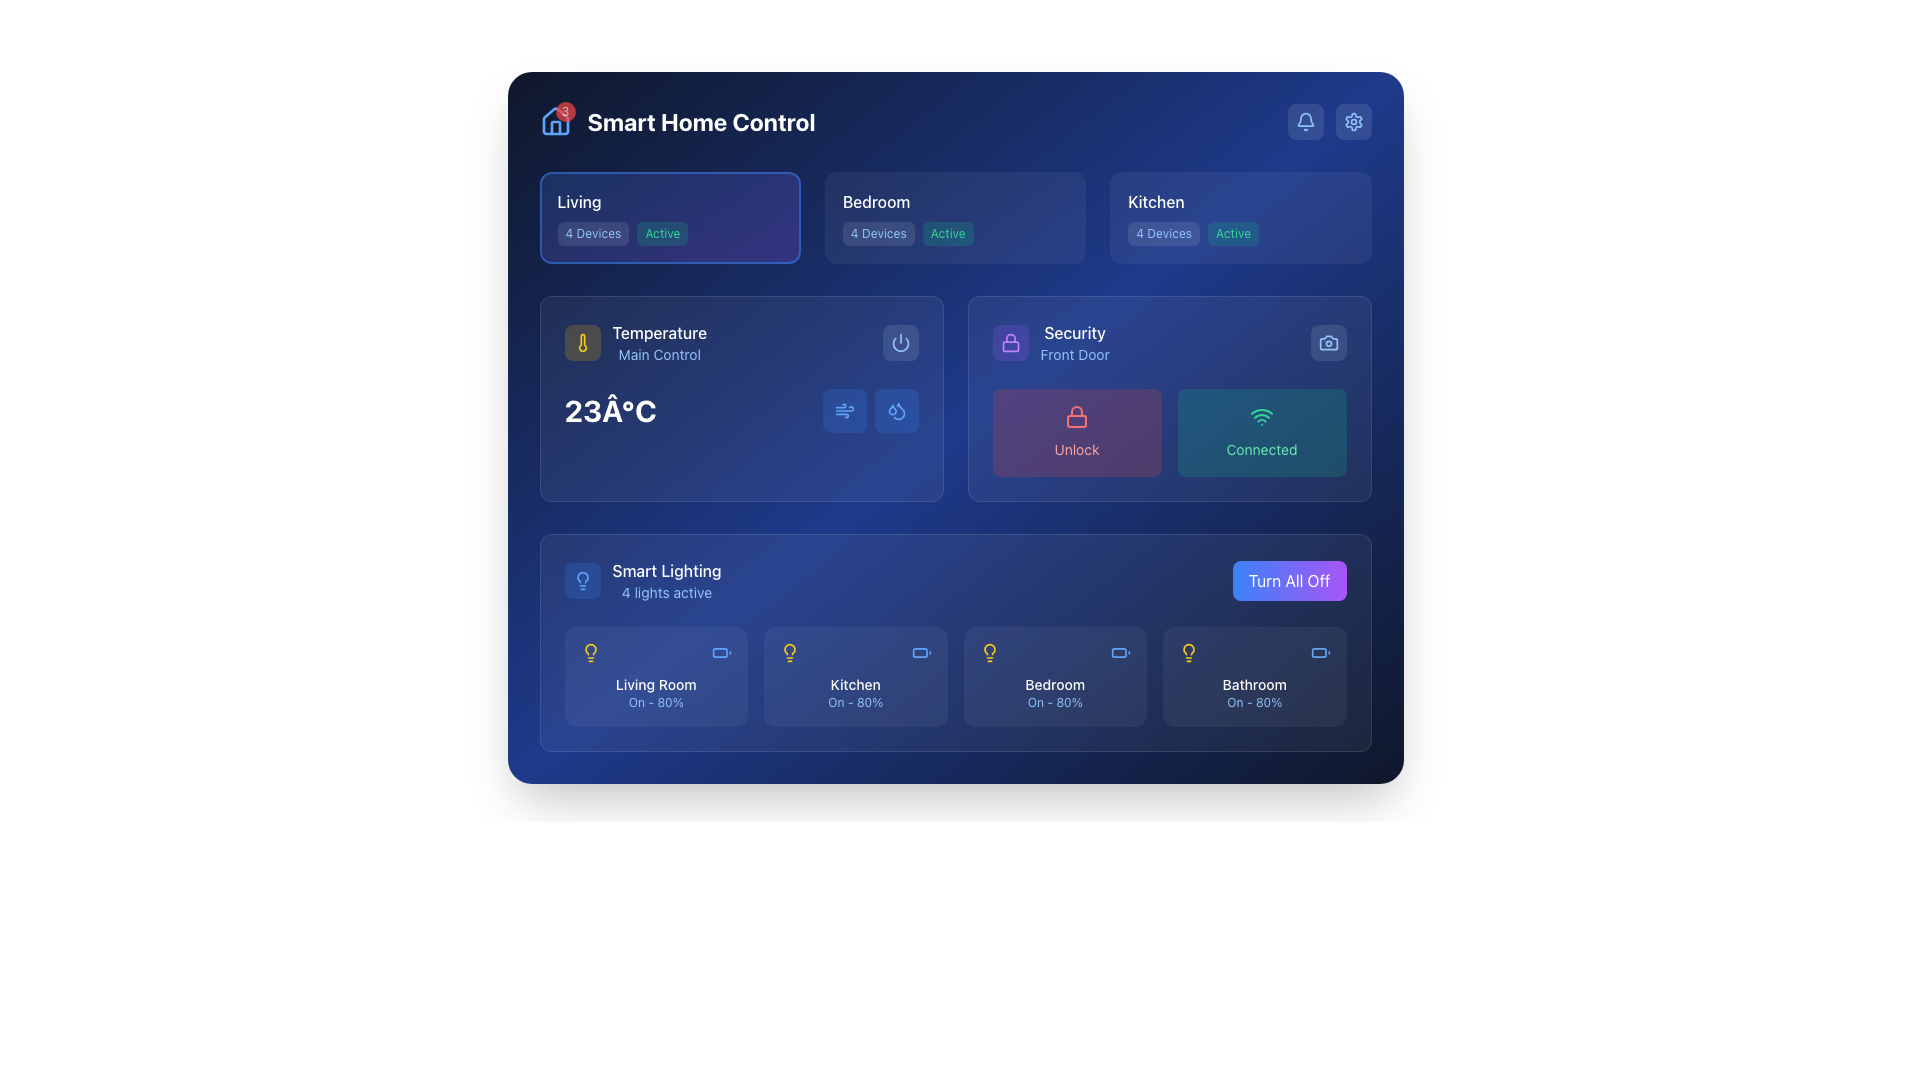 Image resolution: width=1920 pixels, height=1080 pixels. What do you see at coordinates (634, 342) in the screenshot?
I see `and interpret the information displayed on the thermometer icon and accompanying text 'Temperature' and 'Main Control', which are located in the central control panel area on the left side of the temperature section` at bounding box center [634, 342].